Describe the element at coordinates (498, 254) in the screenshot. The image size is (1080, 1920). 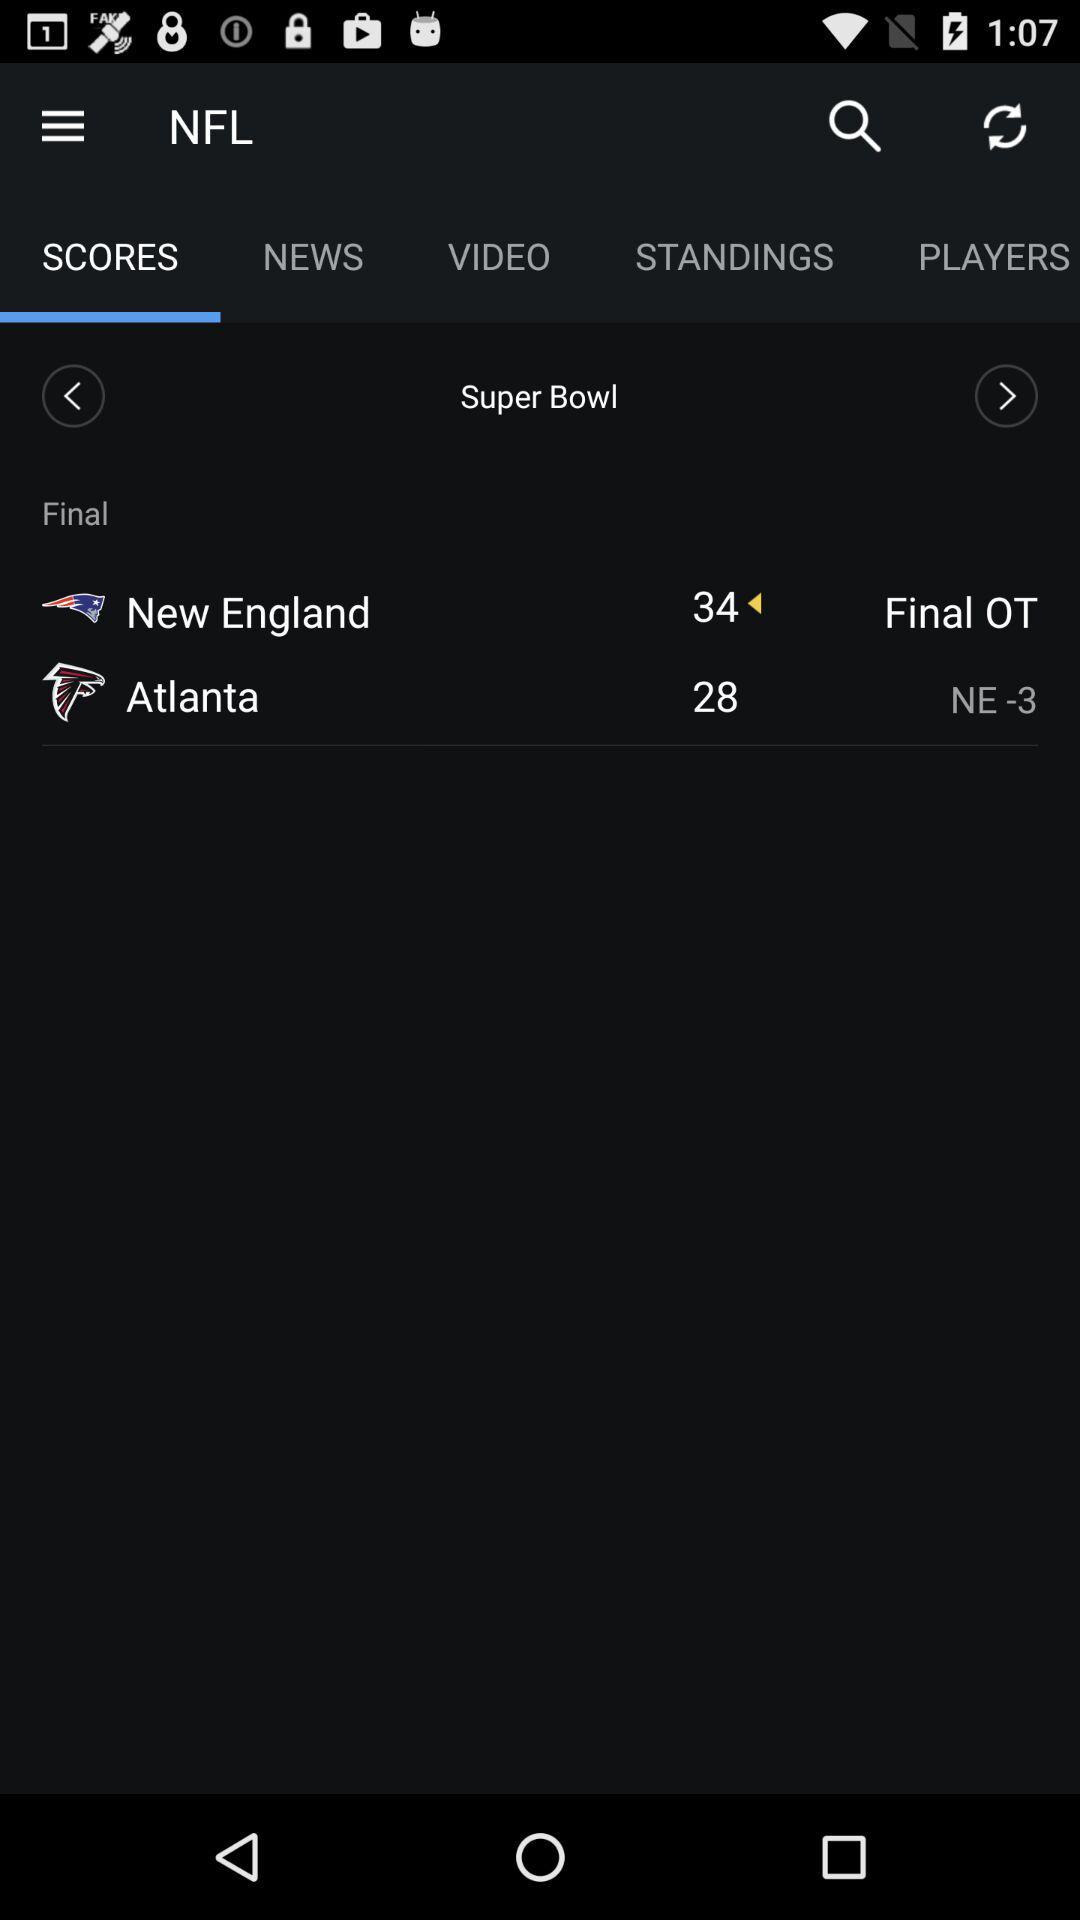
I see `the app next to news icon` at that location.